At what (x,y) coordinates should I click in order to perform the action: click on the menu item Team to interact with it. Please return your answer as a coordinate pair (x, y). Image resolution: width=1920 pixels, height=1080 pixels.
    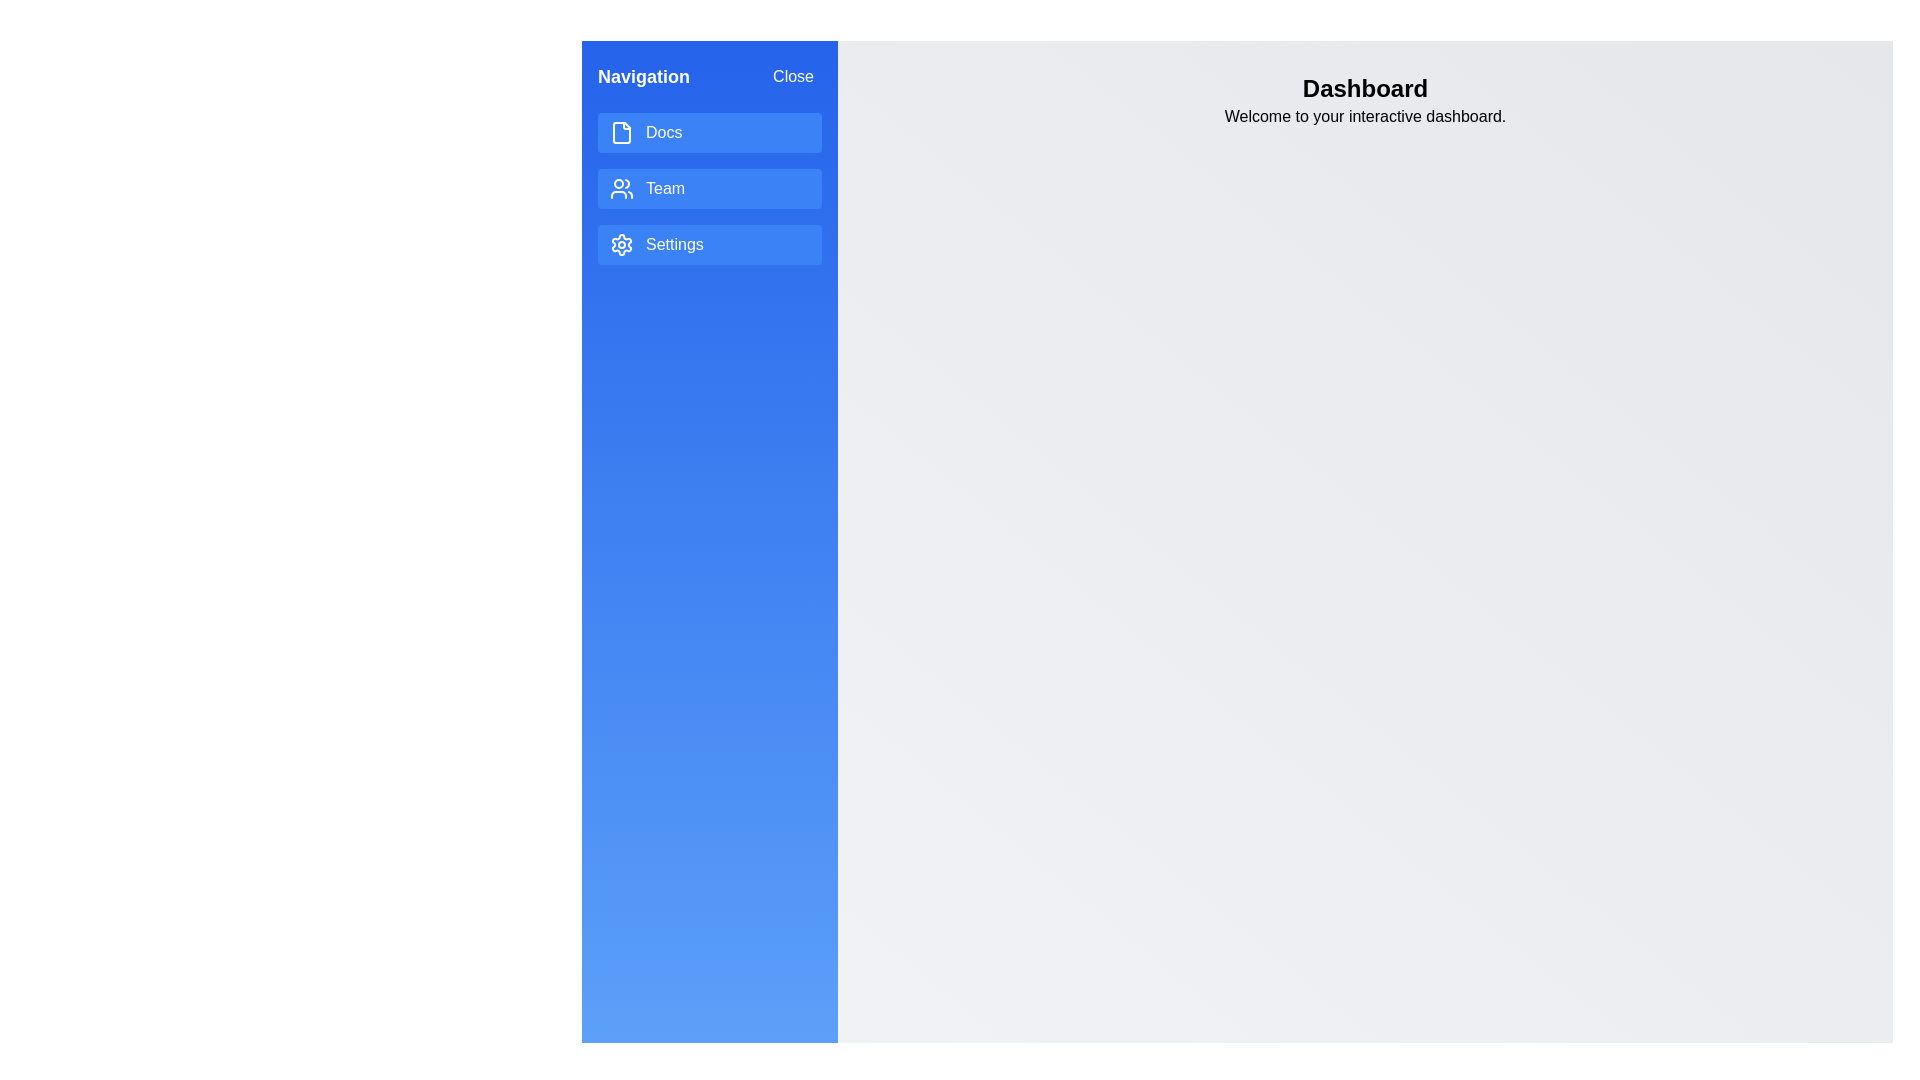
    Looking at the image, I should click on (710, 189).